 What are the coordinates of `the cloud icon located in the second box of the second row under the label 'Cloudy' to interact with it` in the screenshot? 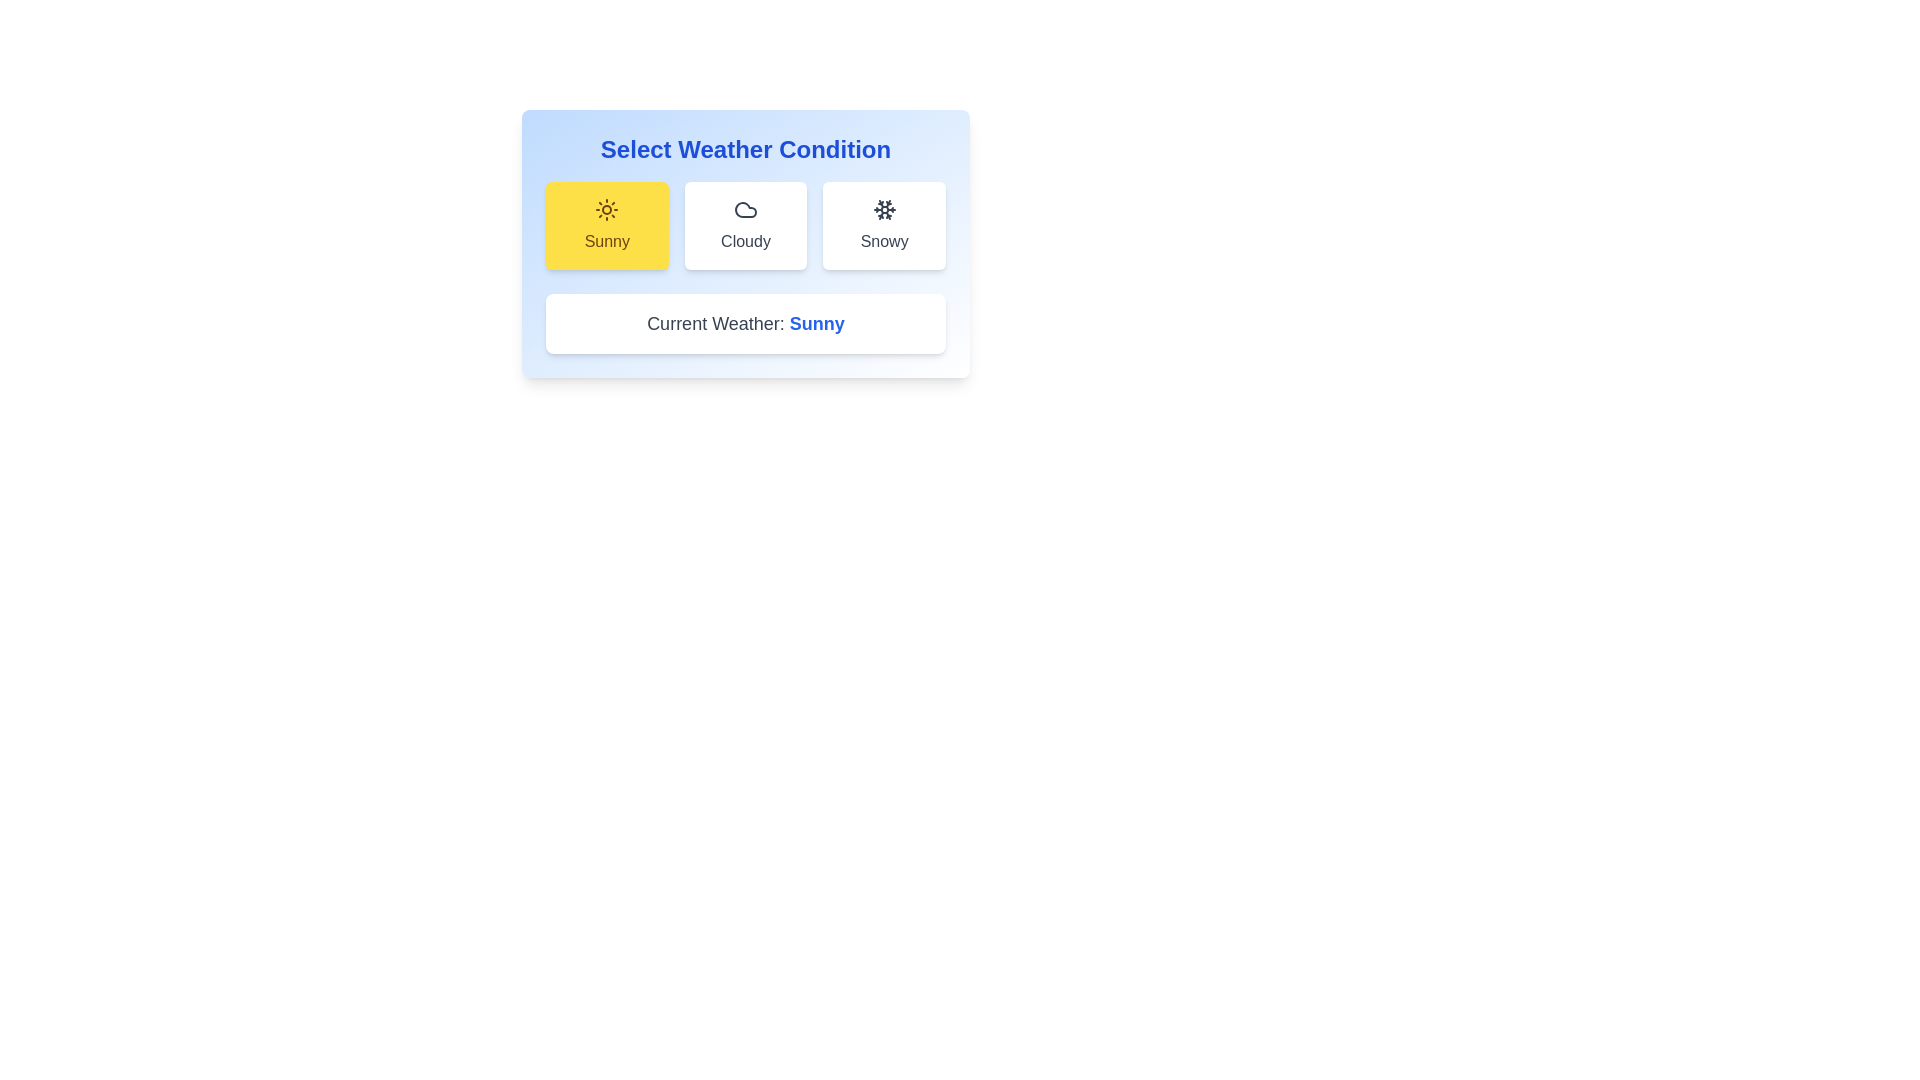 It's located at (744, 209).